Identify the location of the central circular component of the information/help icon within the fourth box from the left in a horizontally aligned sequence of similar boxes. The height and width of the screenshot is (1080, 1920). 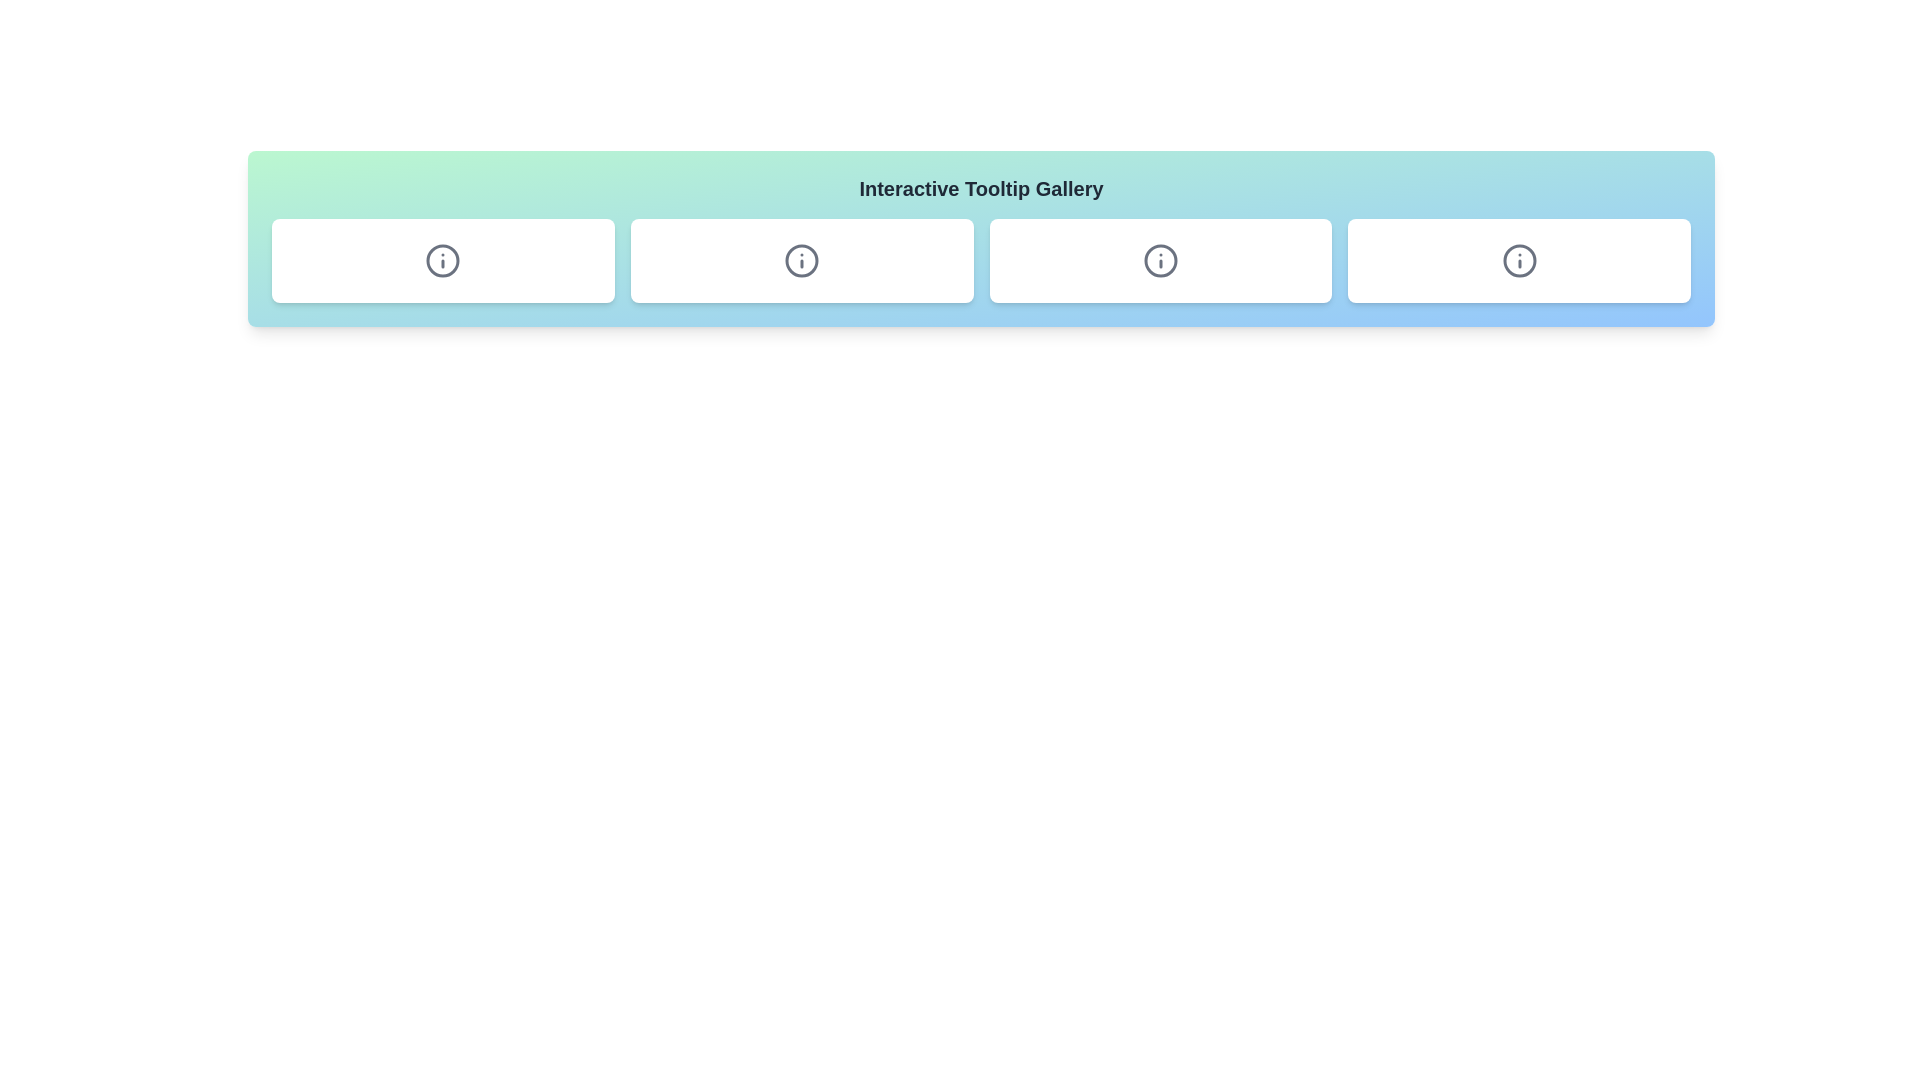
(1519, 260).